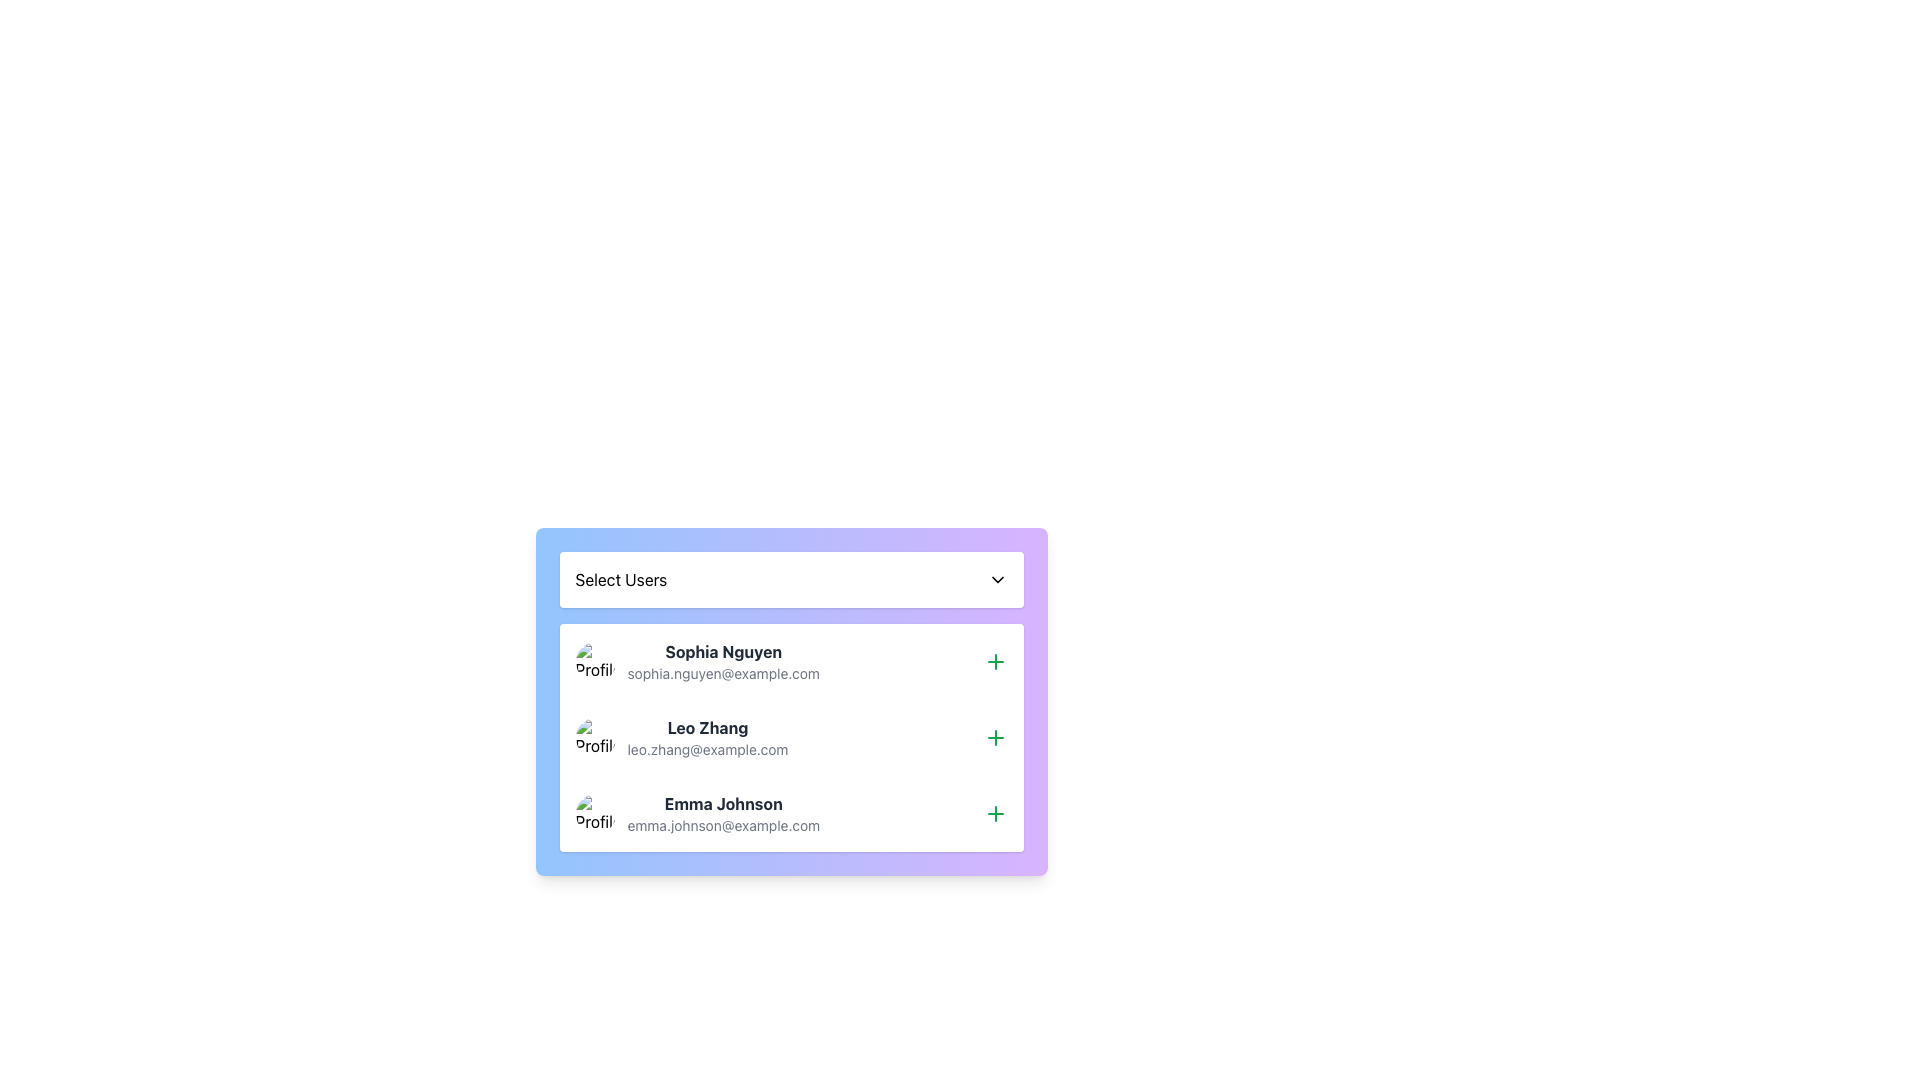  What do you see at coordinates (995, 813) in the screenshot?
I see `the green plus icon associated with Emma Johnson` at bounding box center [995, 813].